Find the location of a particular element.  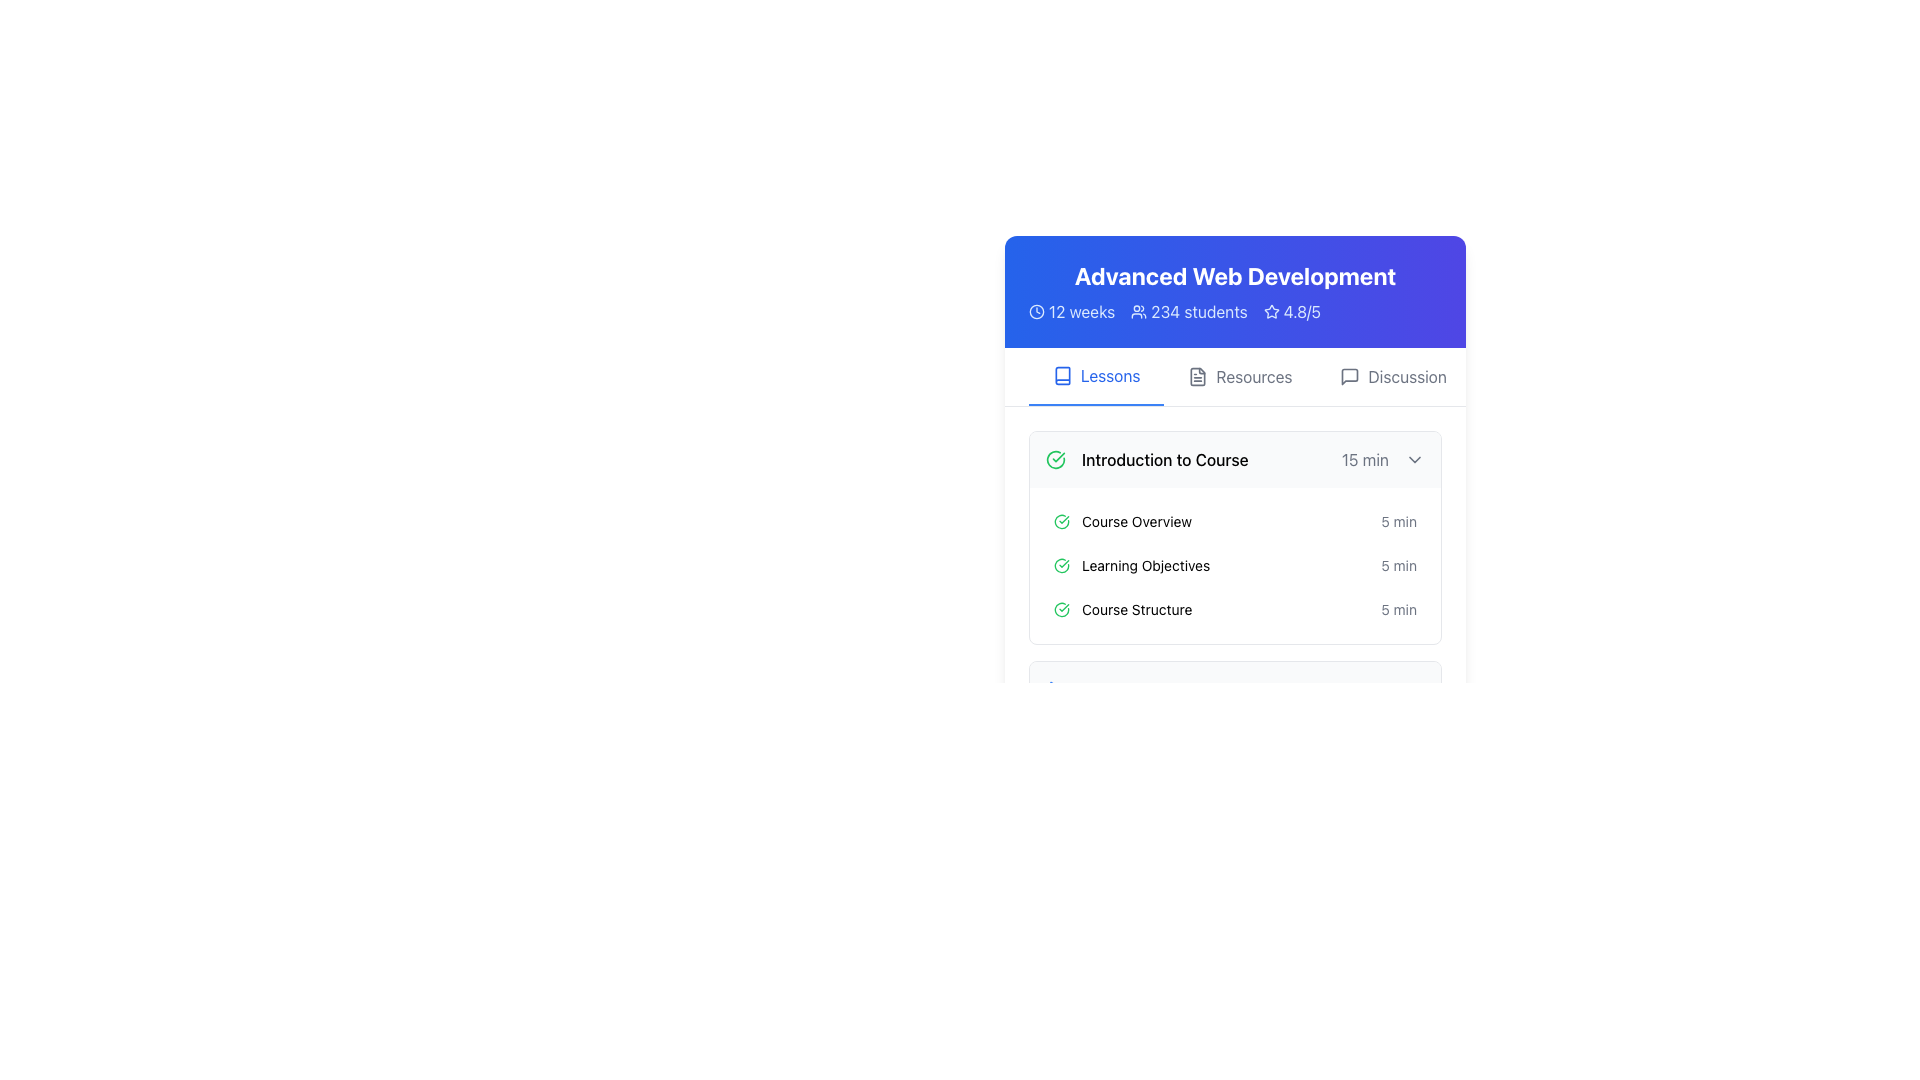

the middle navigation button labeled 'Resources' located in the navigation bar below the title 'Advanced Web Development' is located at coordinates (1234, 377).